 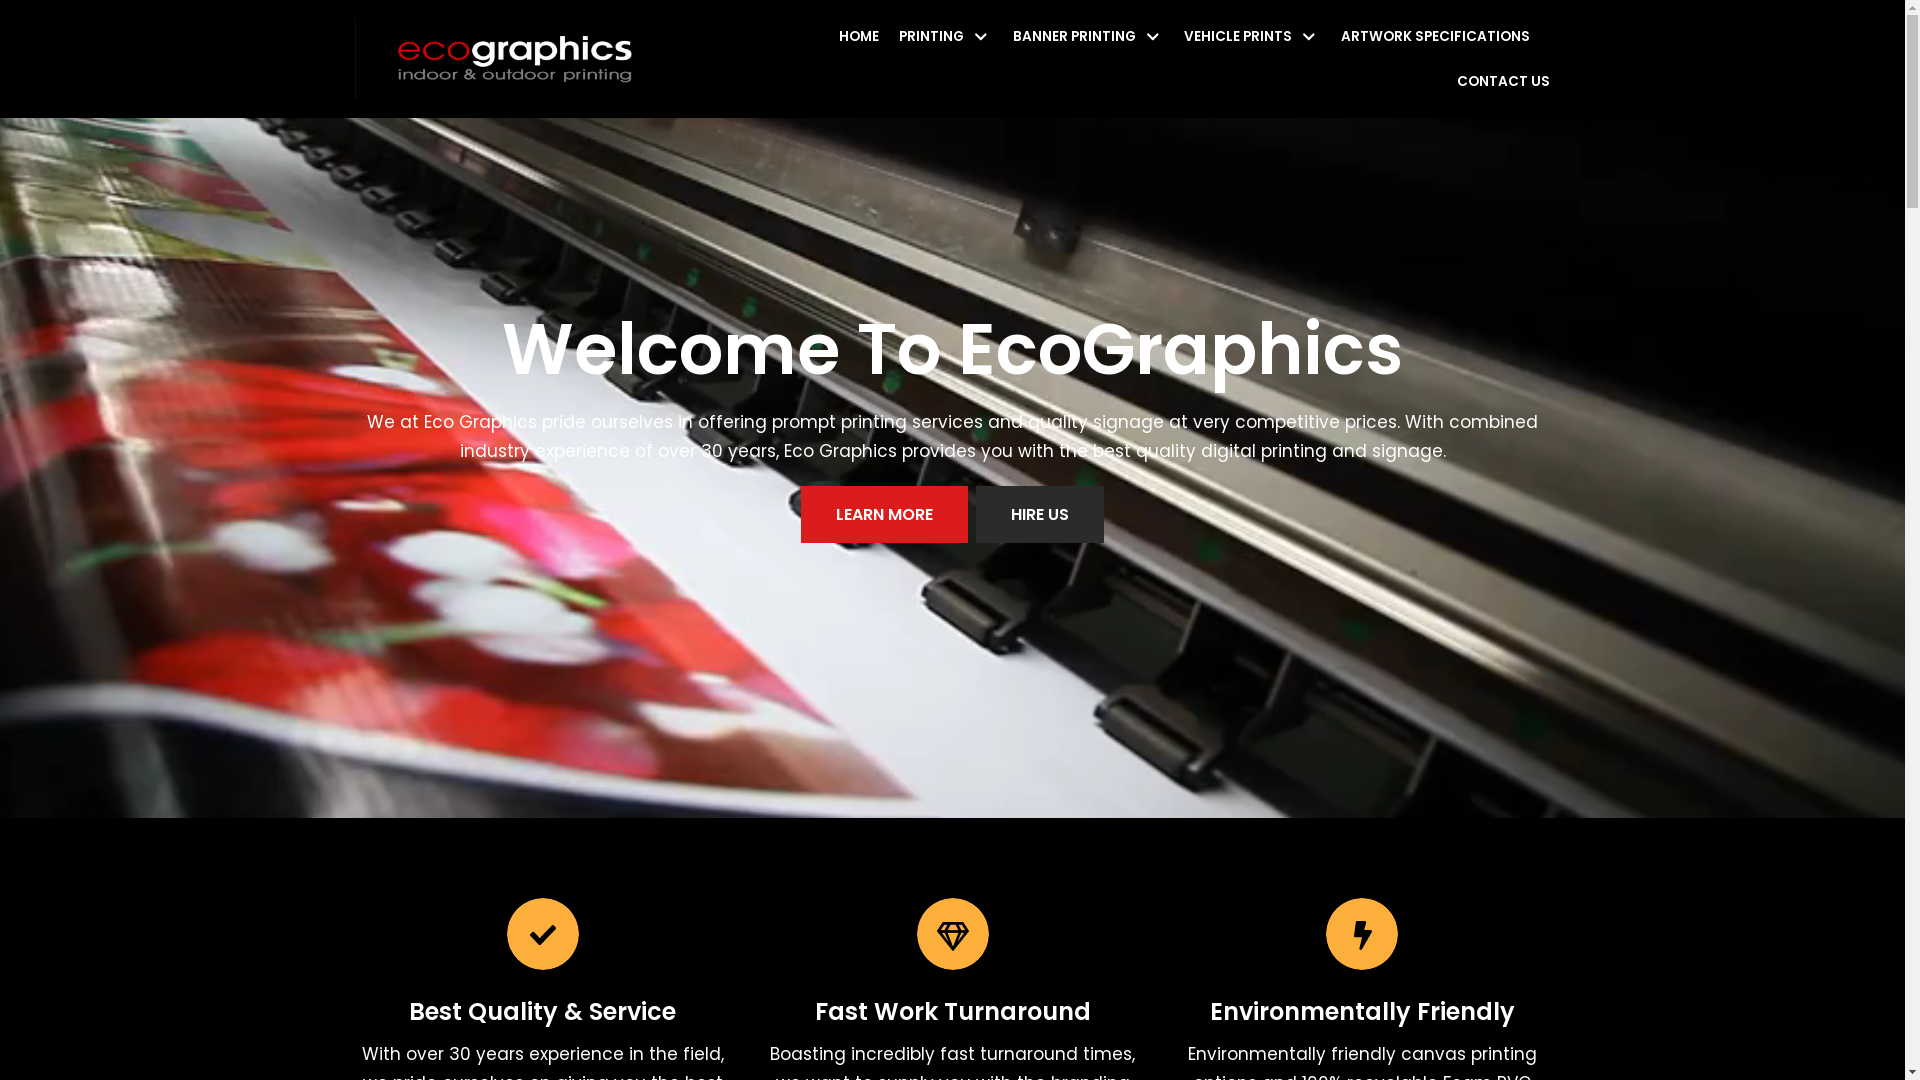 What do you see at coordinates (1088, 36) in the screenshot?
I see `'BANNER PRINTING'` at bounding box center [1088, 36].